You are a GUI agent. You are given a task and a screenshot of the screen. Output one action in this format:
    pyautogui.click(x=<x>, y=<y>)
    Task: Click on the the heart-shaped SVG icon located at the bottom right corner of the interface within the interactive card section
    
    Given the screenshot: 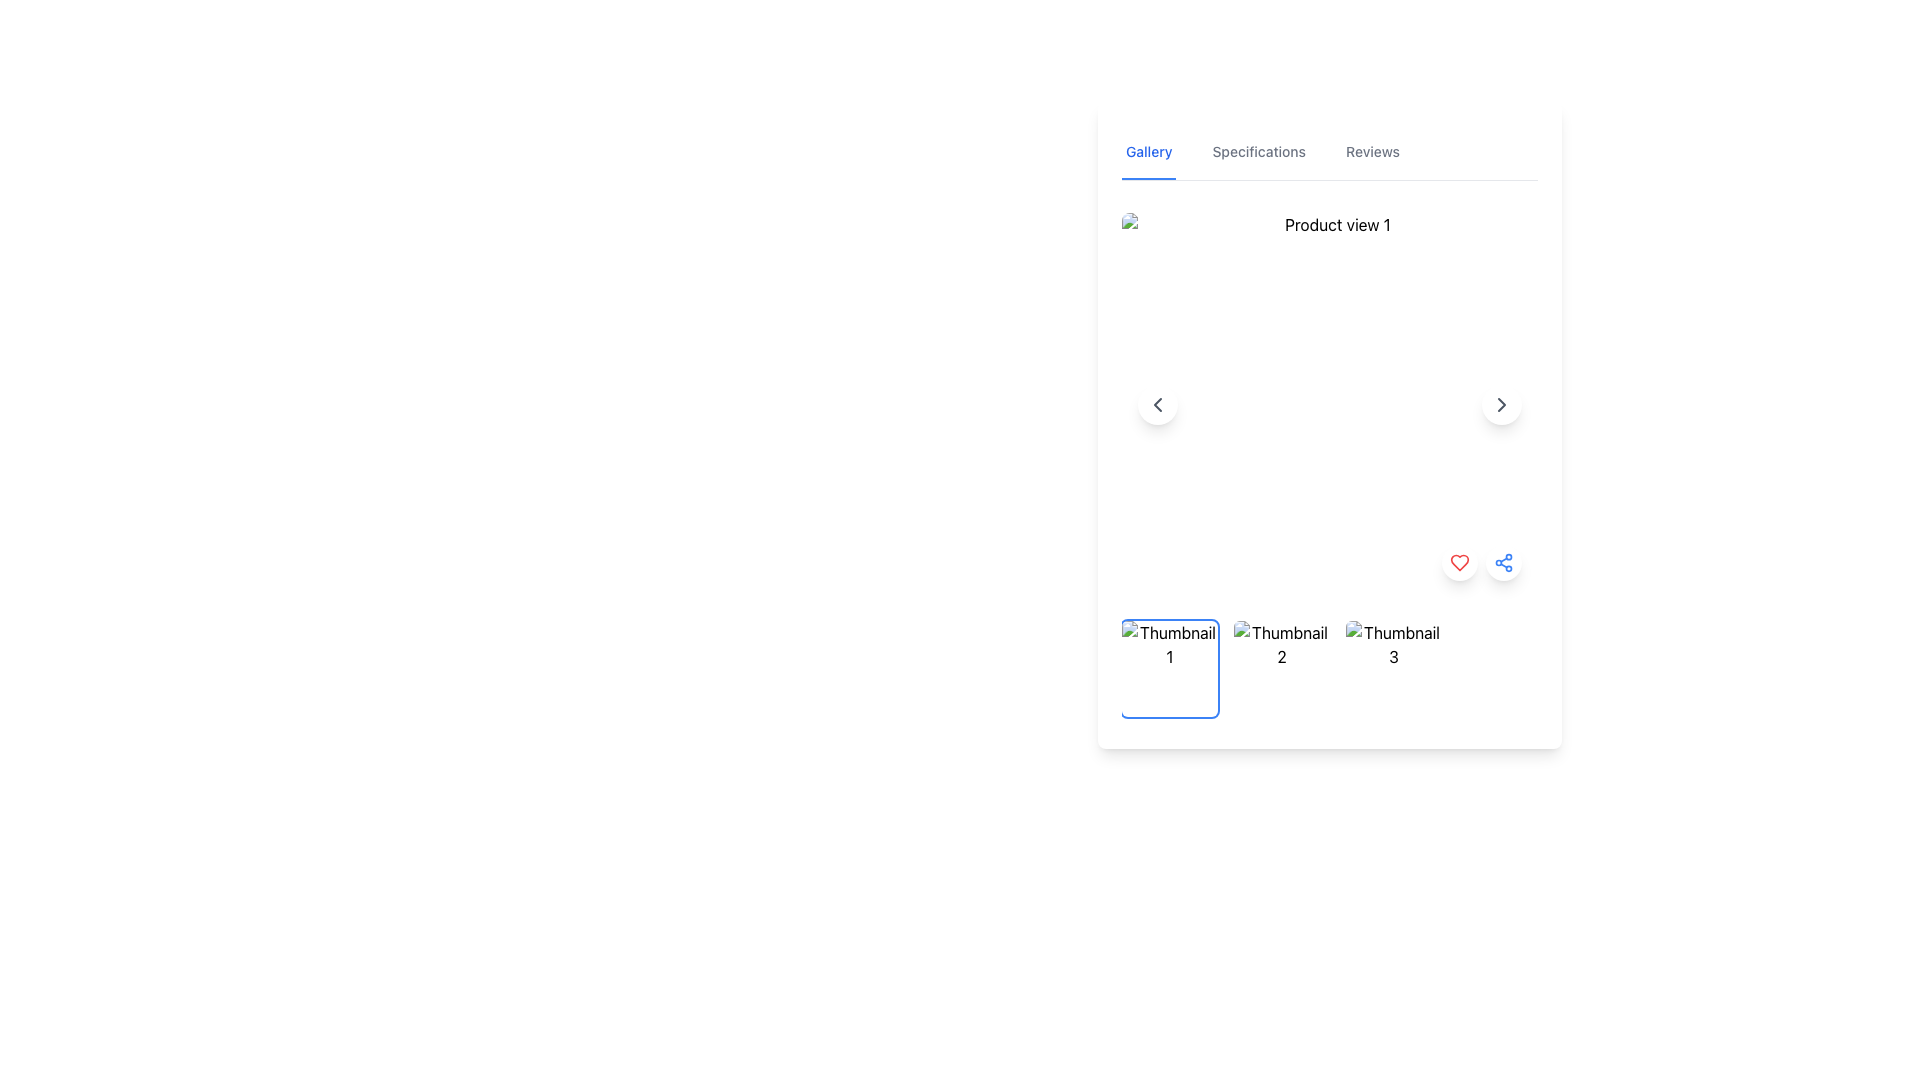 What is the action you would take?
    pyautogui.click(x=1459, y=563)
    